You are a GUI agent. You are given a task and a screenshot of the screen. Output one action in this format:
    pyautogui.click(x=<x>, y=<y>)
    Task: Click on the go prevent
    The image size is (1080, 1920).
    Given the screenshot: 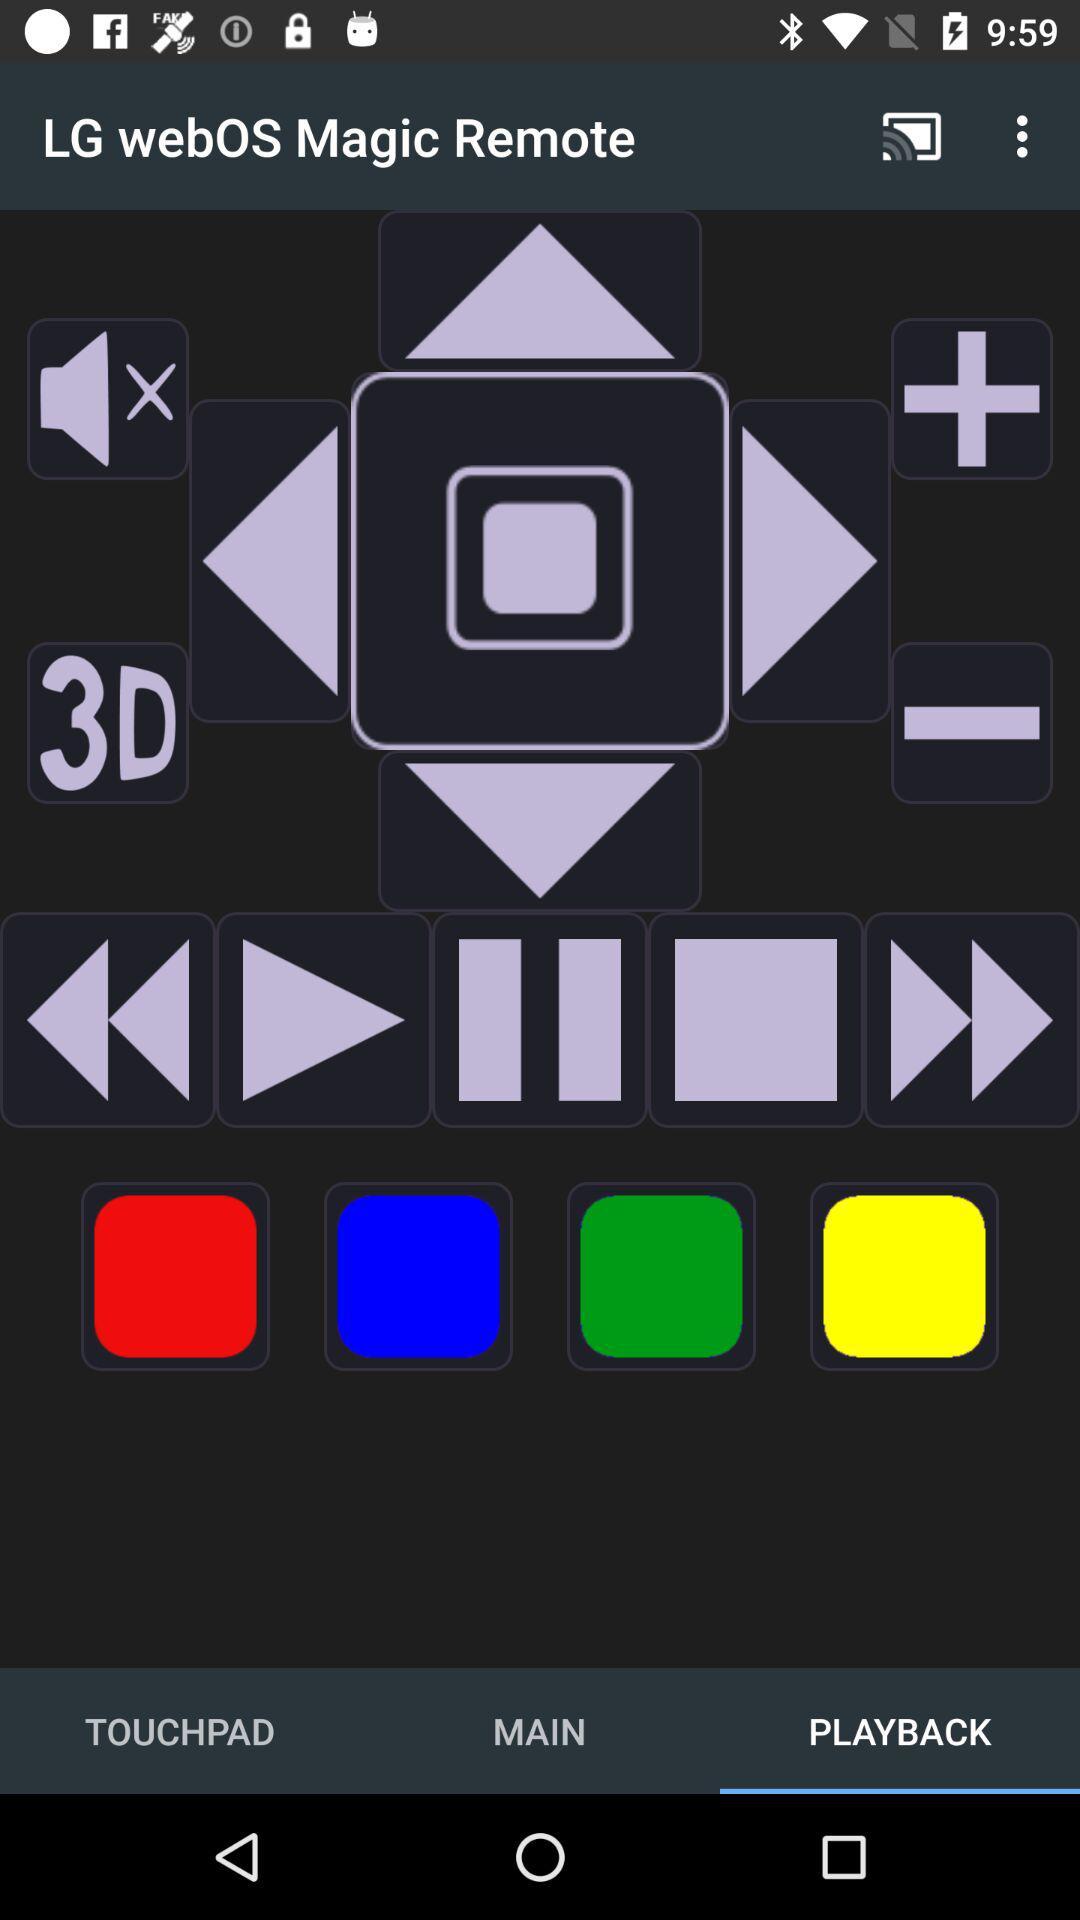 What is the action you would take?
    pyautogui.click(x=323, y=1019)
    